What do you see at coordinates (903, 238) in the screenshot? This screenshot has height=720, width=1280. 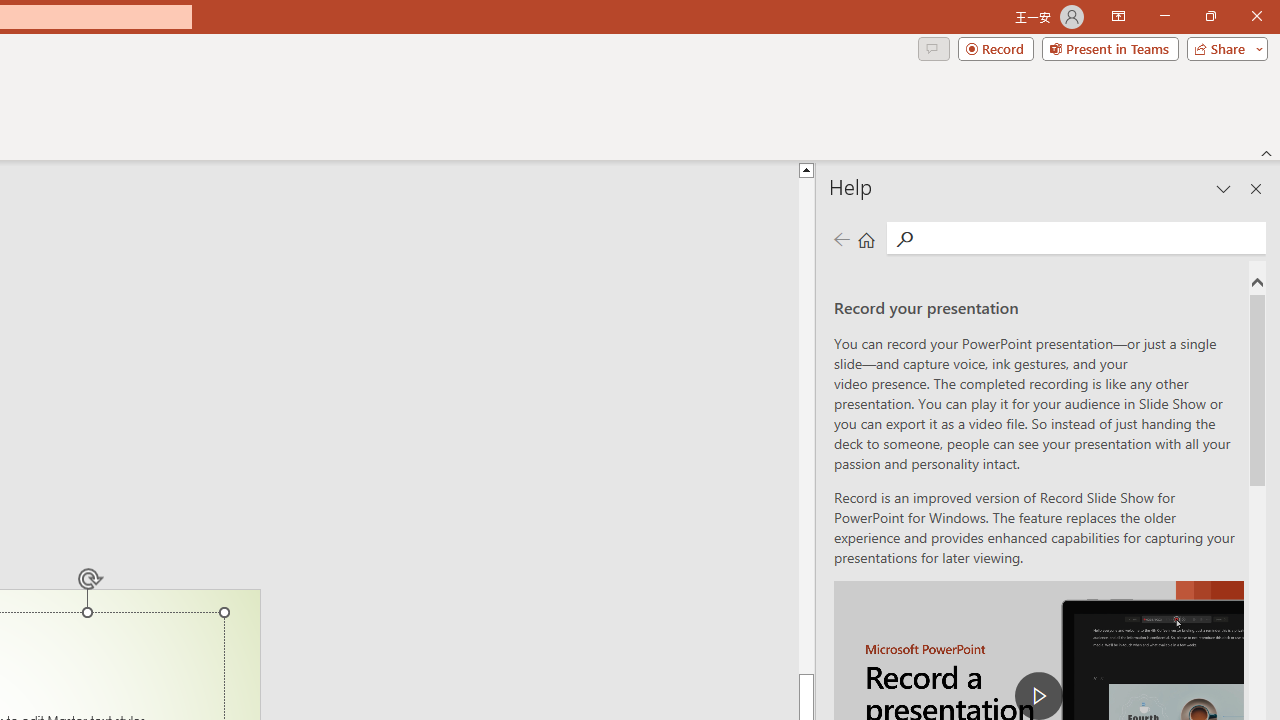 I see `'Search'` at bounding box center [903, 238].